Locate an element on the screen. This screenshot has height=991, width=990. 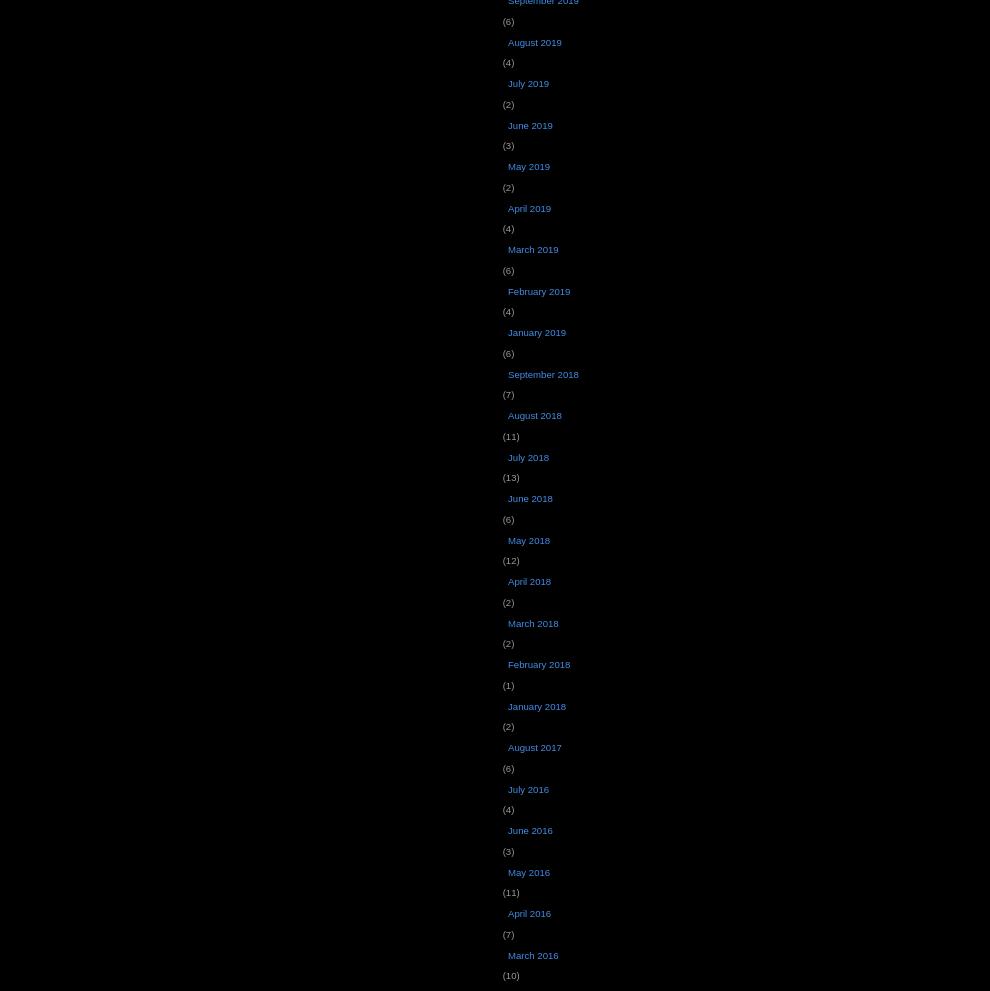
'June 2018' is located at coordinates (529, 498).